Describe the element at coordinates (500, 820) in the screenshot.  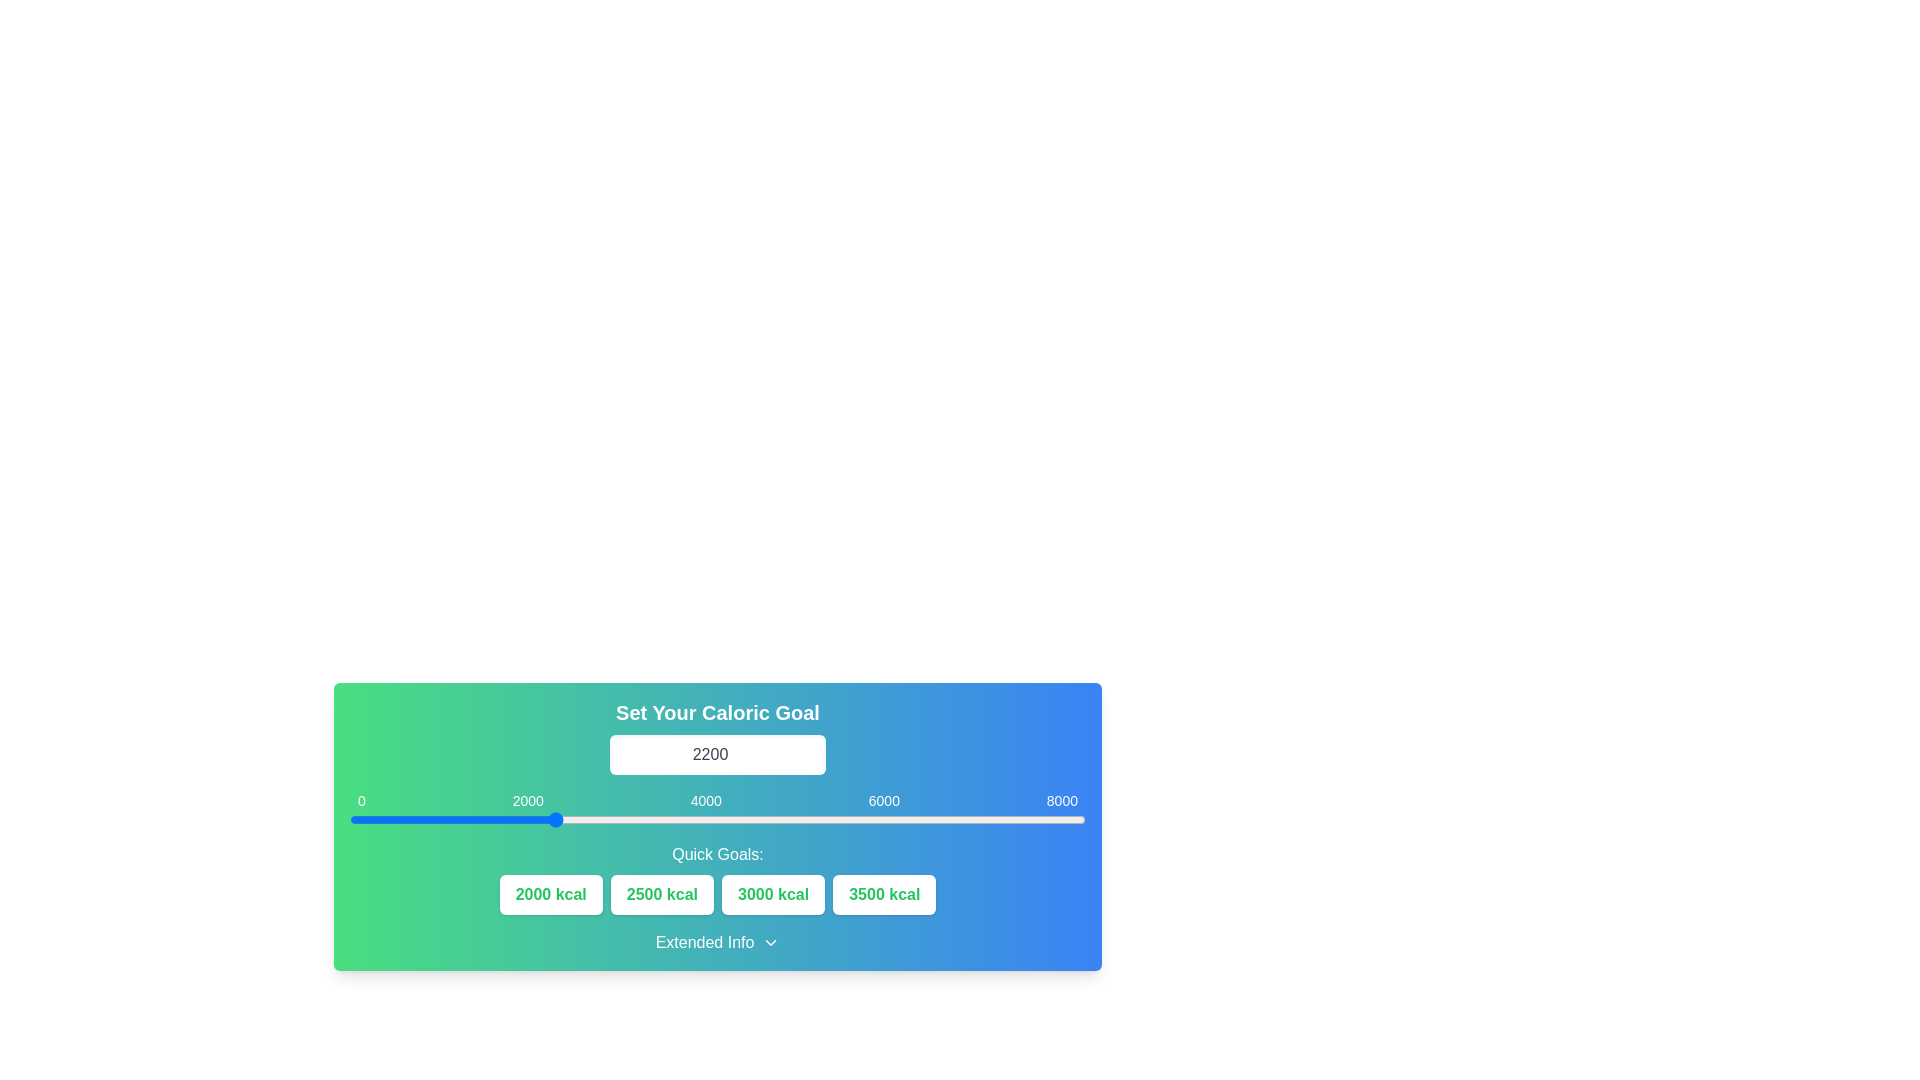
I see `caloric goal` at that location.